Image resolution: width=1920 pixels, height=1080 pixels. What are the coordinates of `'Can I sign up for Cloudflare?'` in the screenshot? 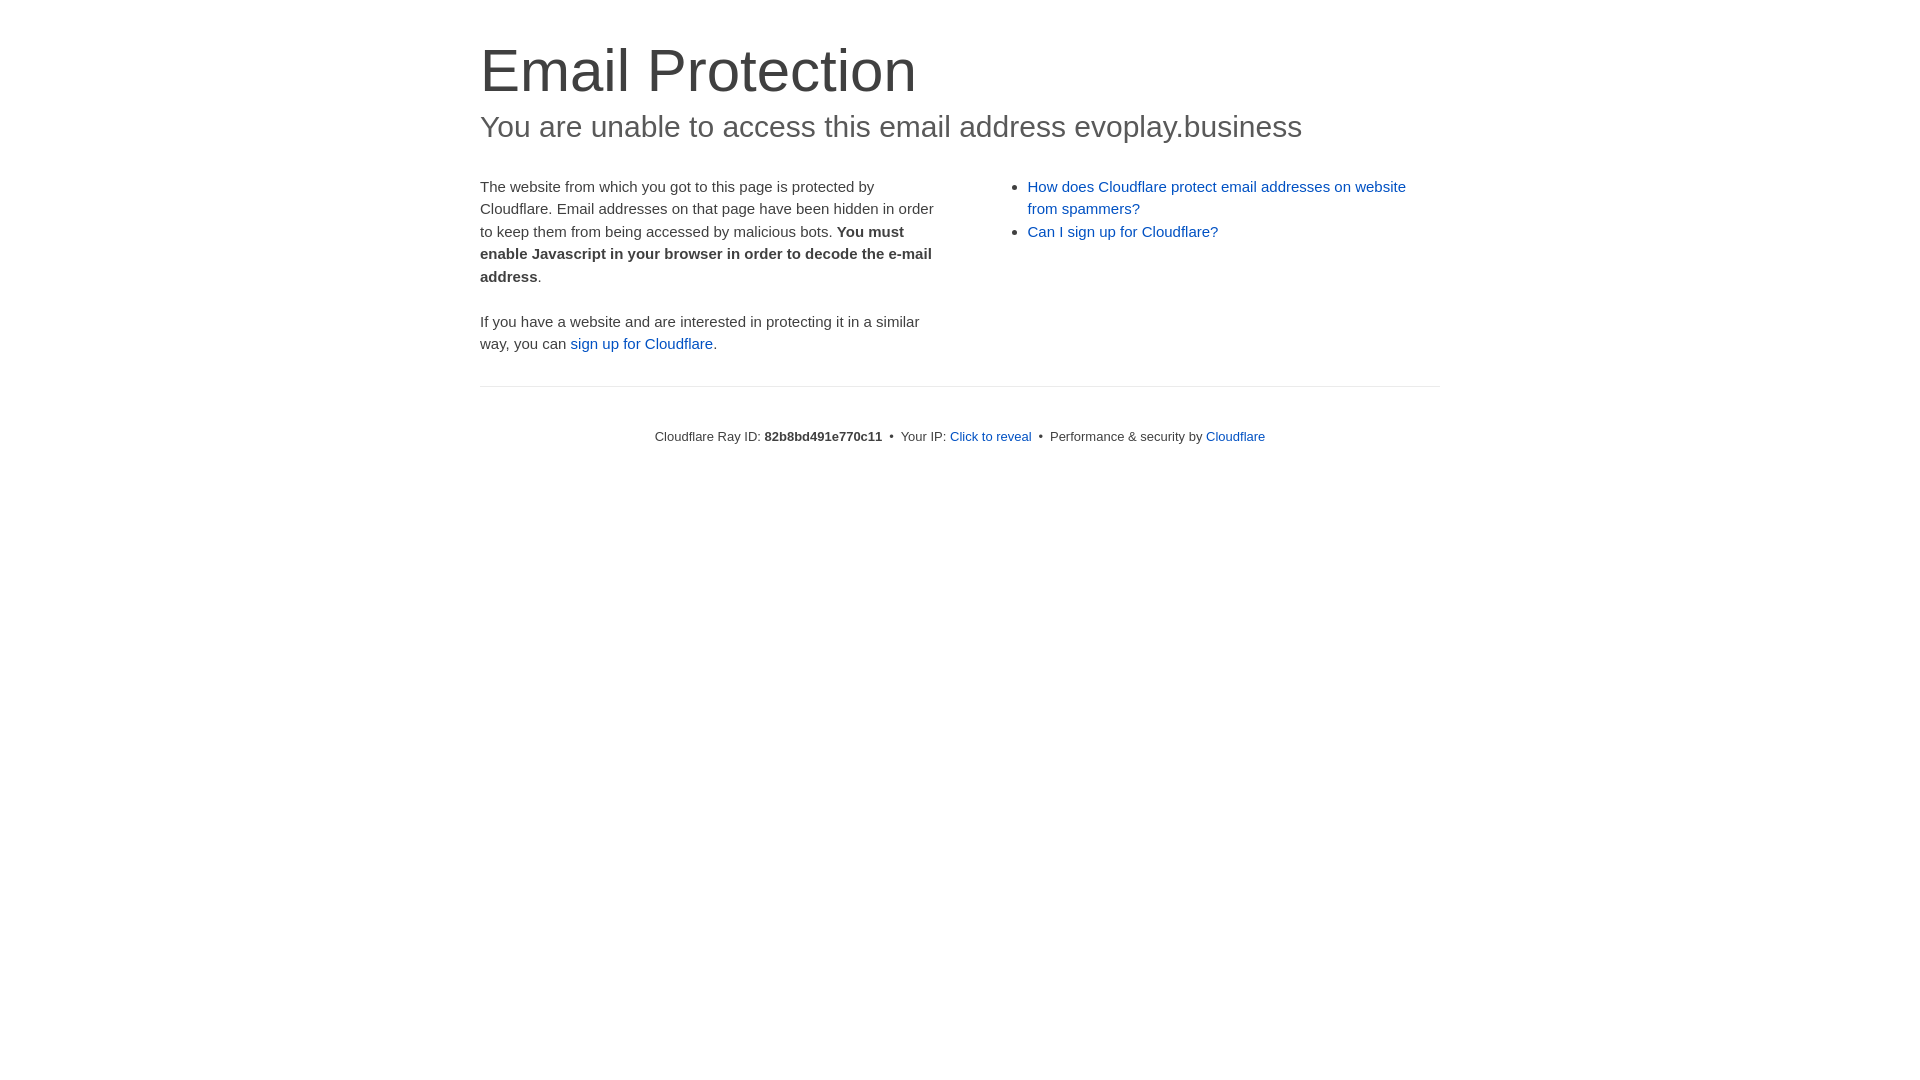 It's located at (1123, 230).